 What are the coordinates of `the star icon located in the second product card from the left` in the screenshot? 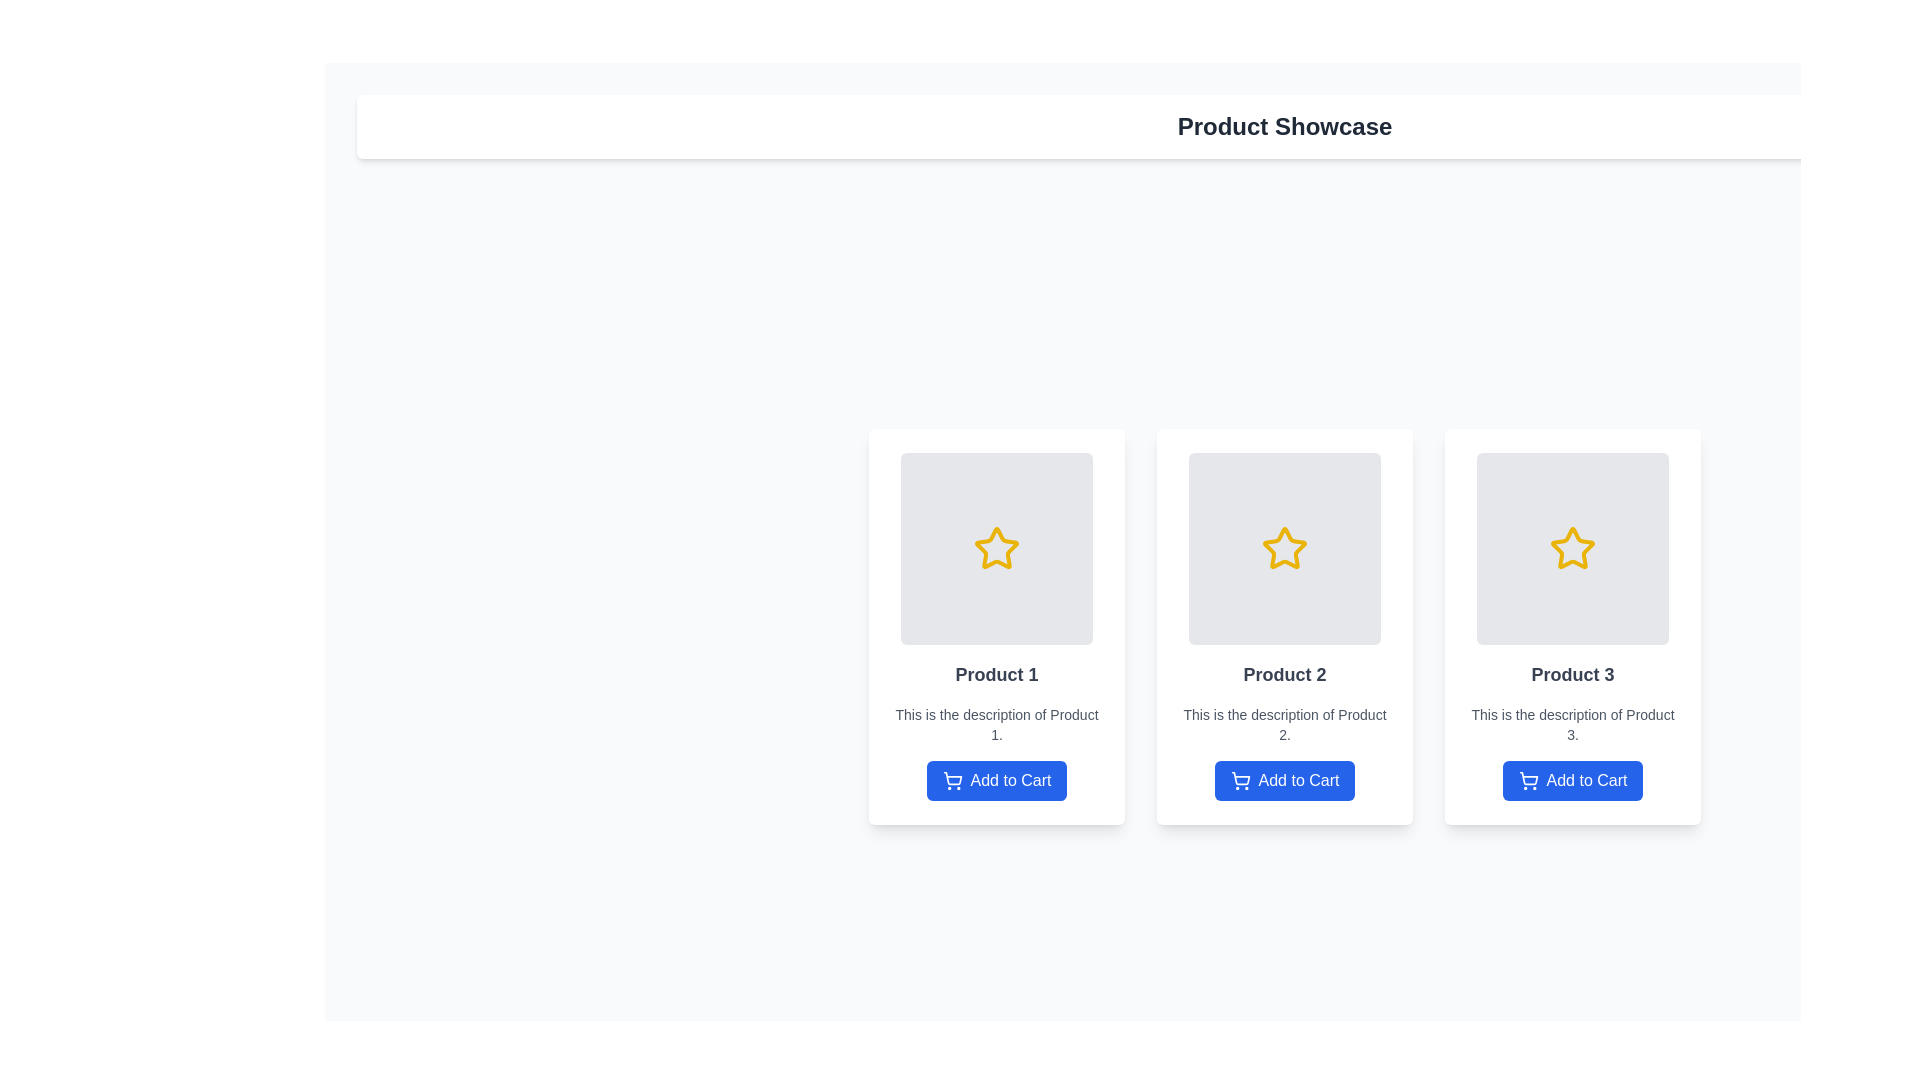 It's located at (1285, 548).